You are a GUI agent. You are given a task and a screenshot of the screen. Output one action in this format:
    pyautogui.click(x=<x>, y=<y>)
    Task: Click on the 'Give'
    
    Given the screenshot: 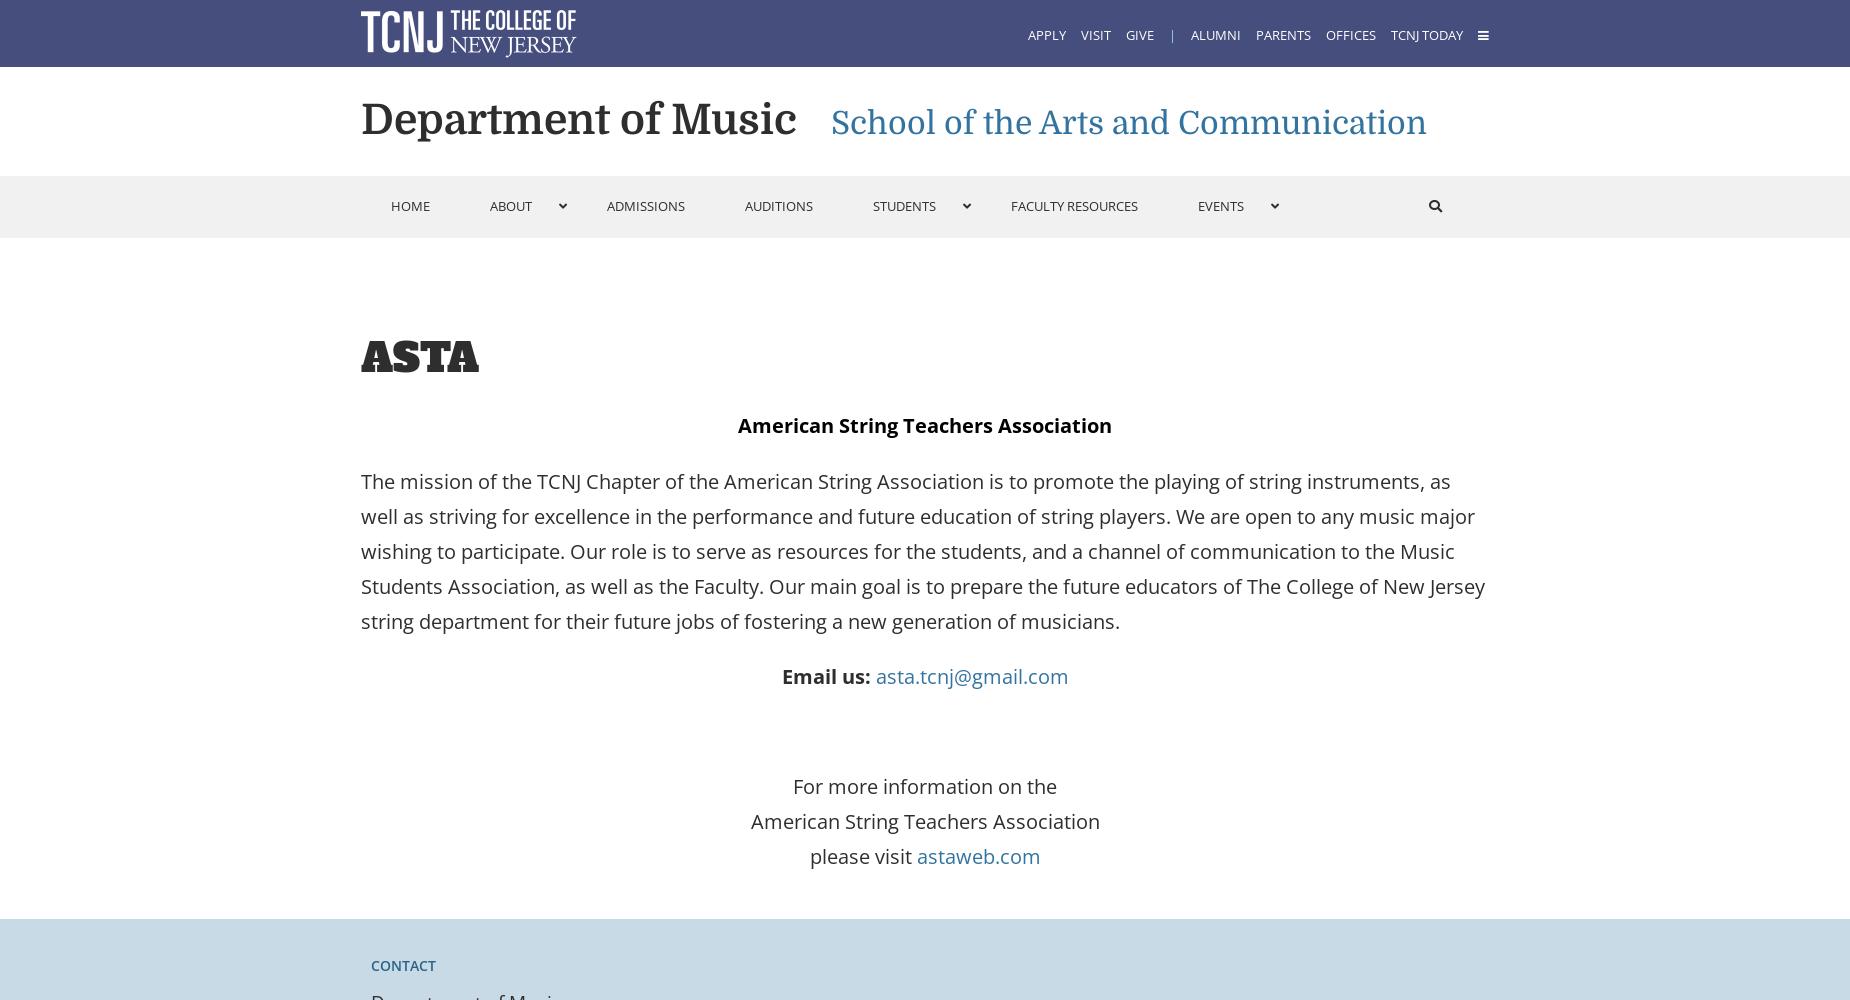 What is the action you would take?
    pyautogui.click(x=1138, y=35)
    